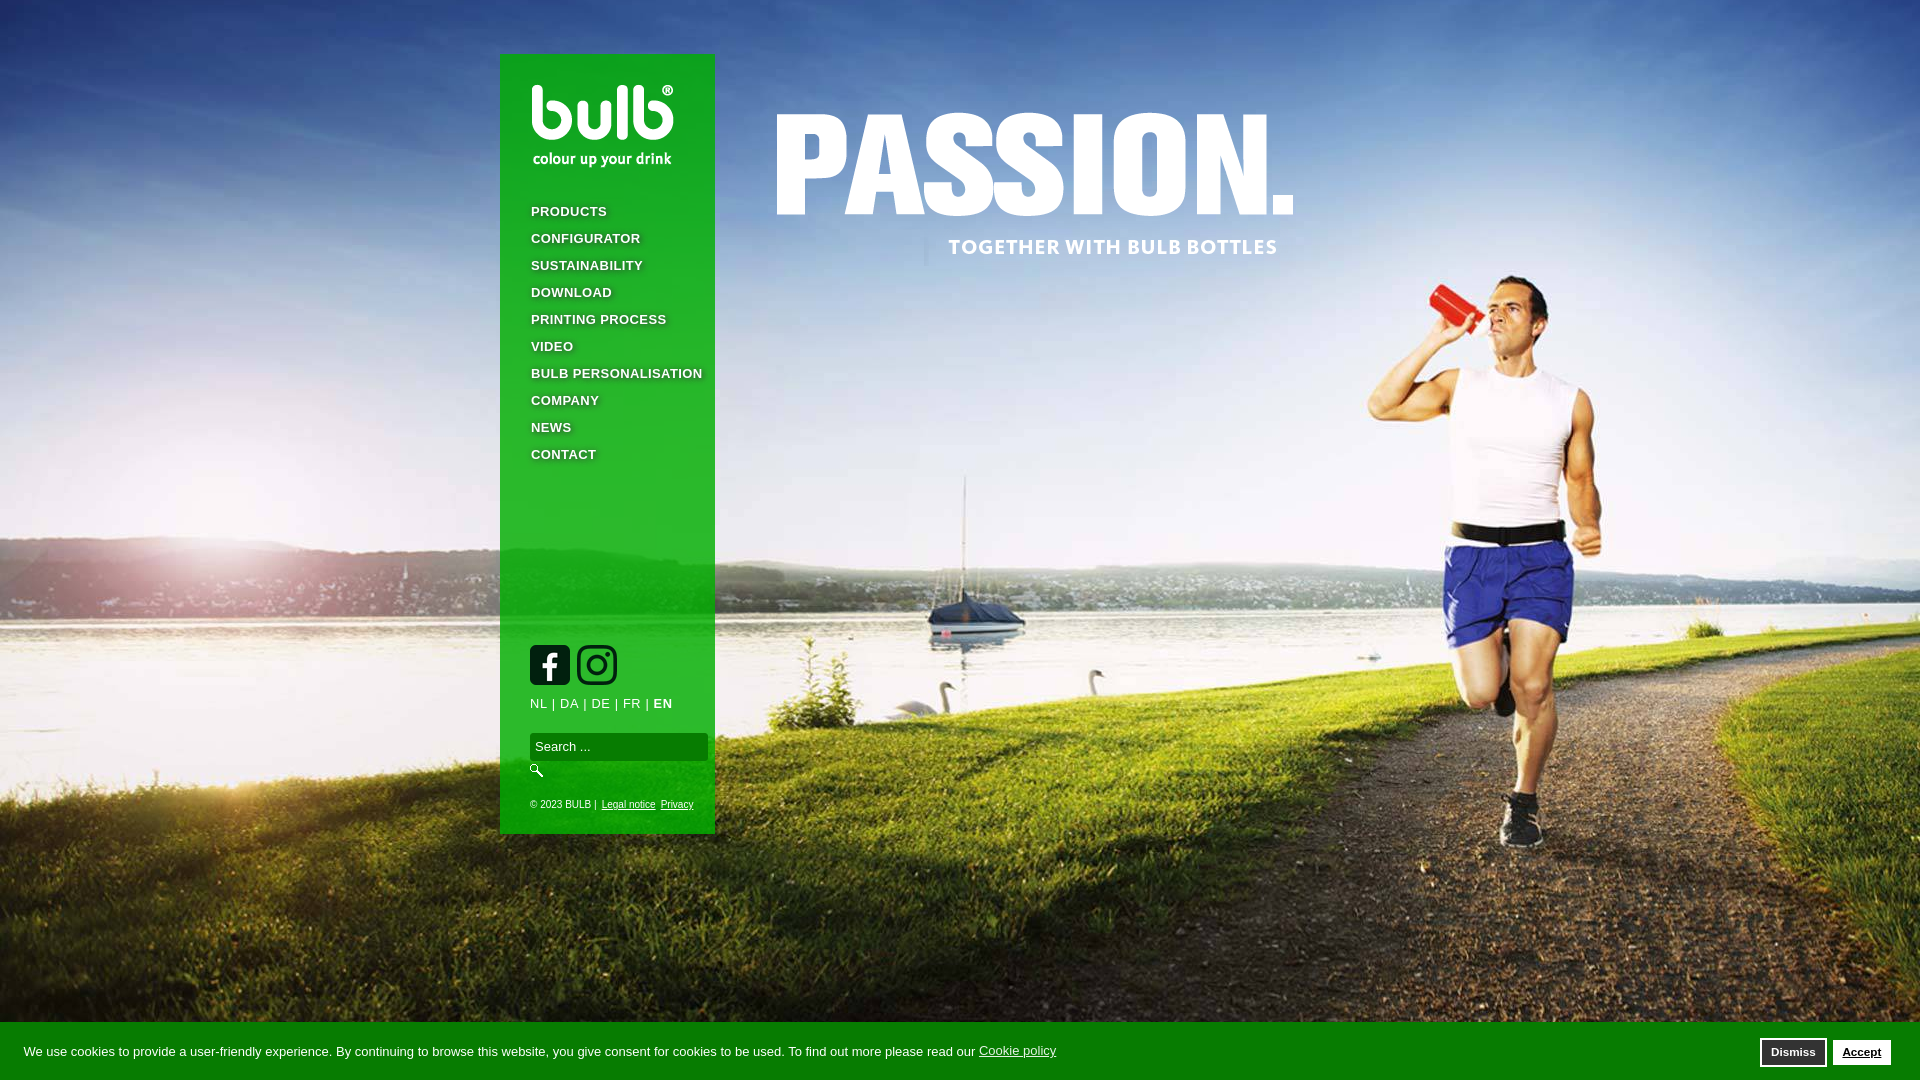 This screenshot has height=1080, width=1920. What do you see at coordinates (606, 264) in the screenshot?
I see `'SUSTAINABILITY'` at bounding box center [606, 264].